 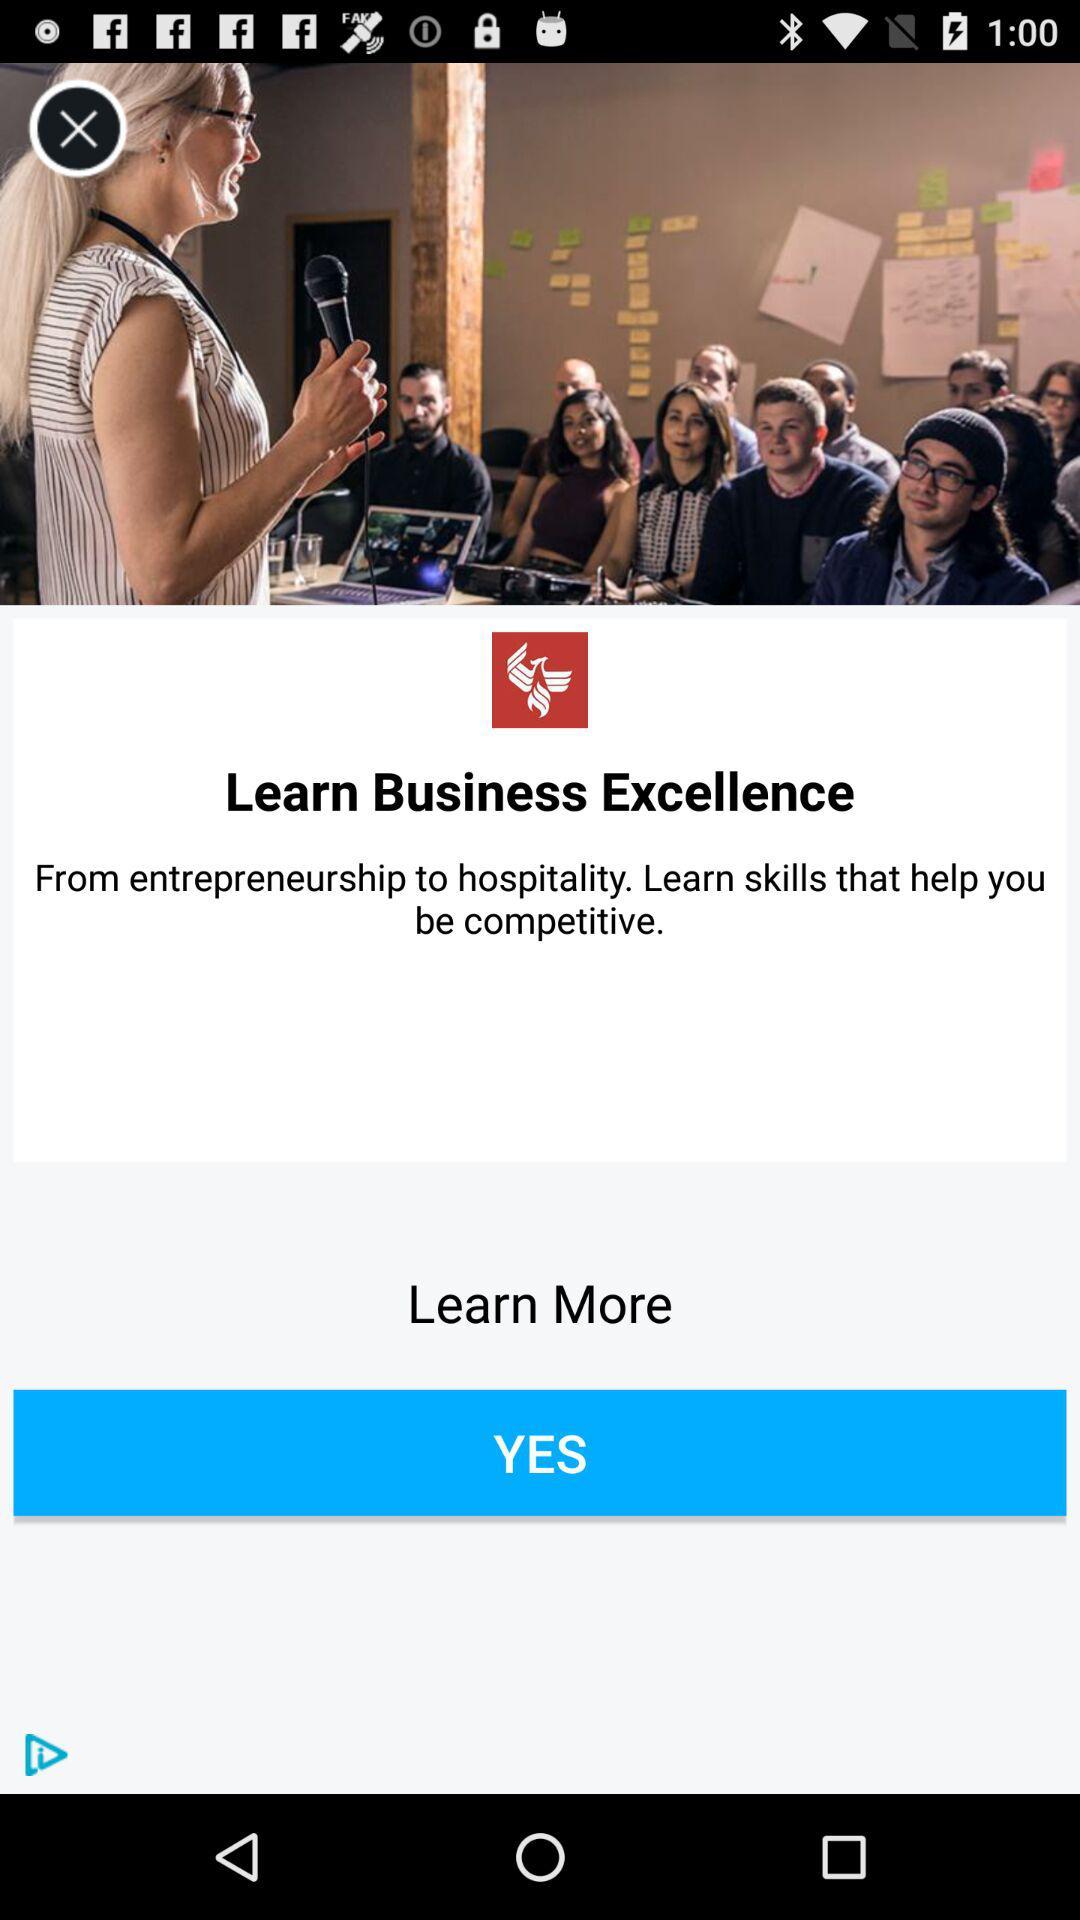 What do you see at coordinates (540, 1452) in the screenshot?
I see `item below the learn more item` at bounding box center [540, 1452].